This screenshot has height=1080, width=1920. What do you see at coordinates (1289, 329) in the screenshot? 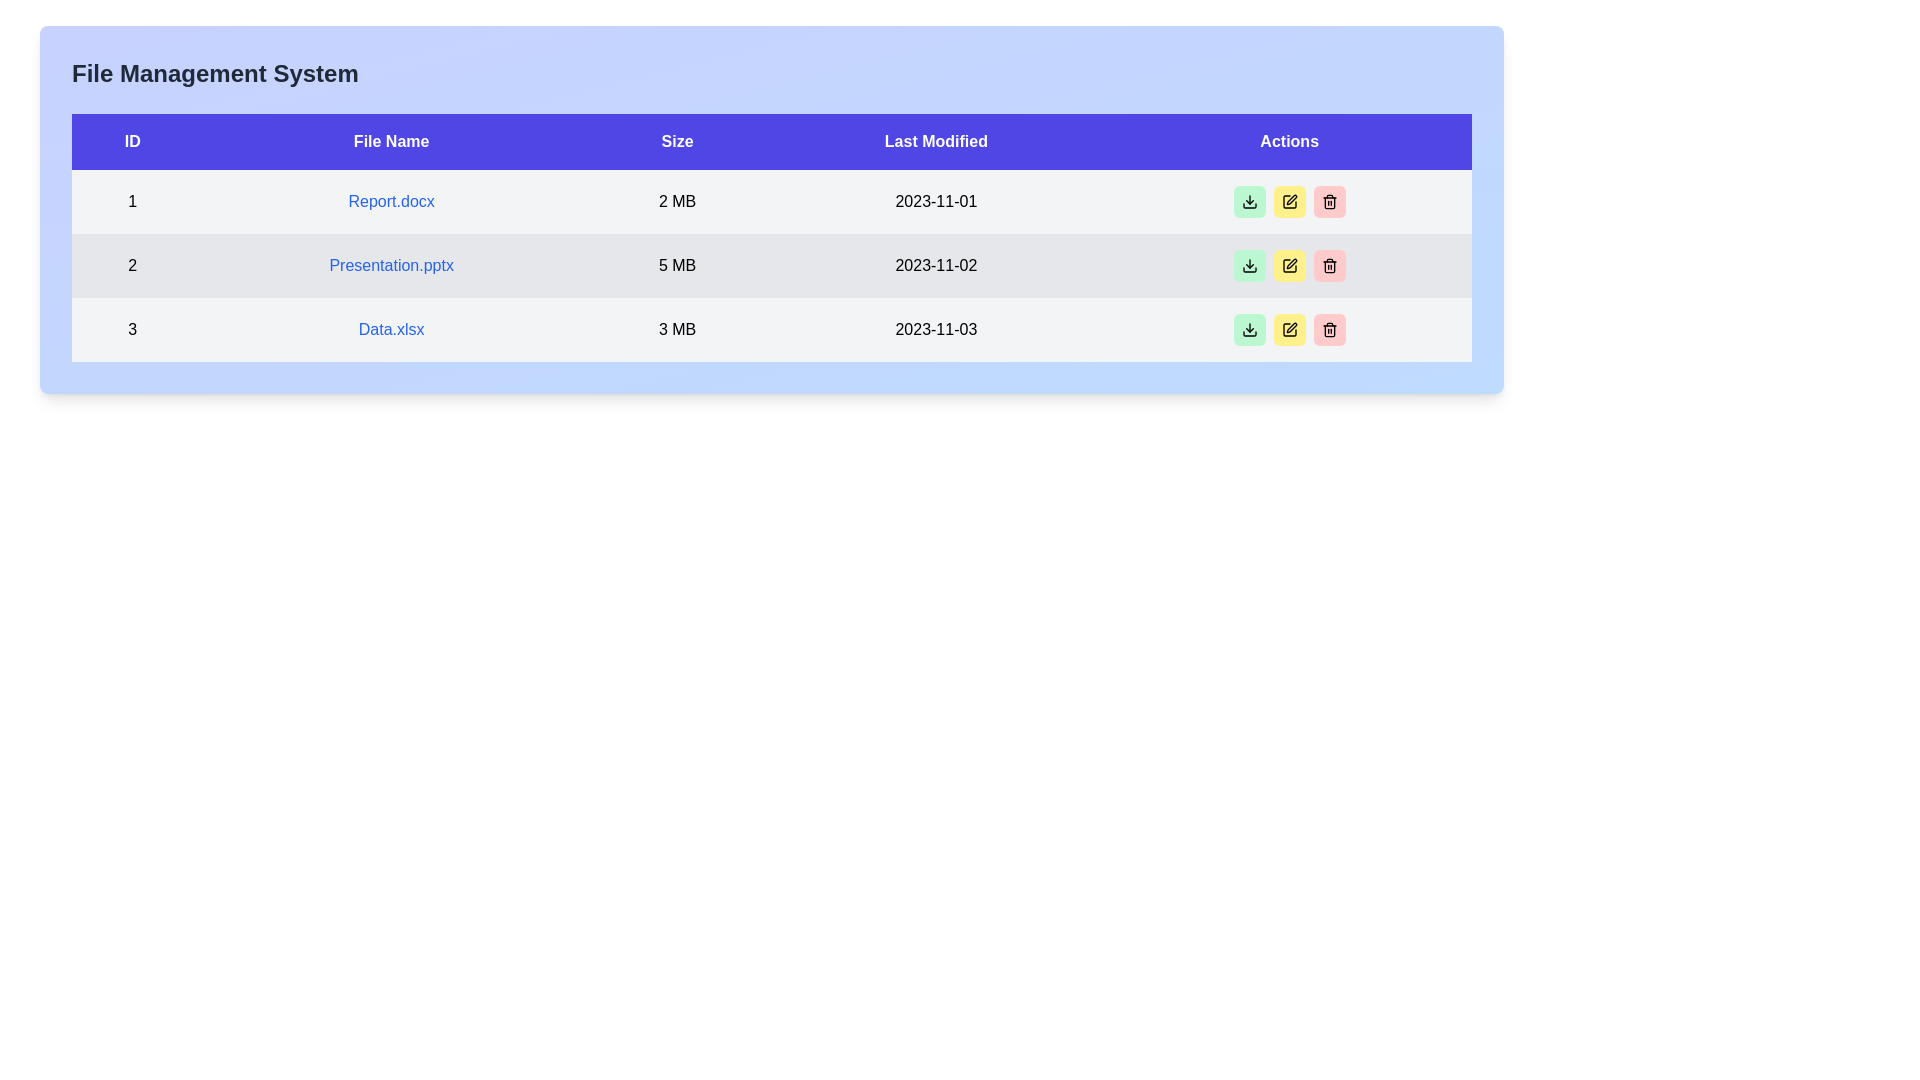
I see `the edit button located in the 'Actions' column of the last row of the 'File Management System' table` at bounding box center [1289, 329].